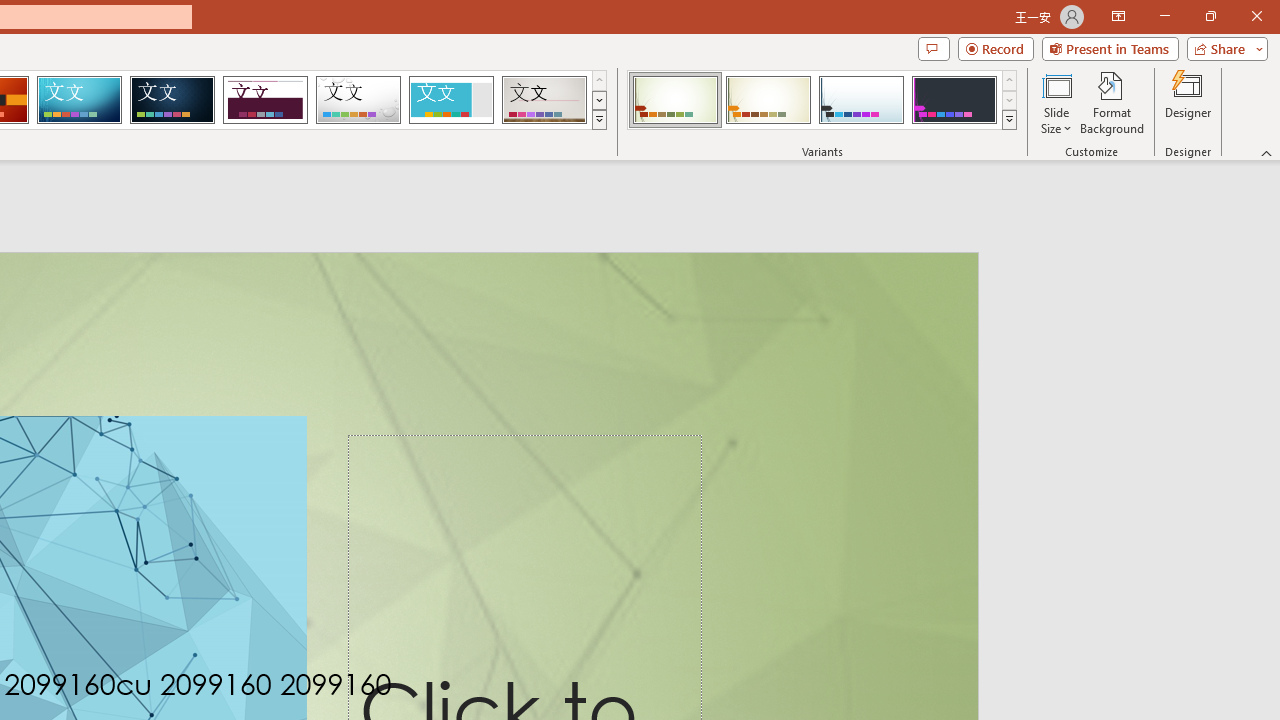 Image resolution: width=1280 pixels, height=720 pixels. Describe the element at coordinates (953, 100) in the screenshot. I see `'Wisp Variant 4'` at that location.